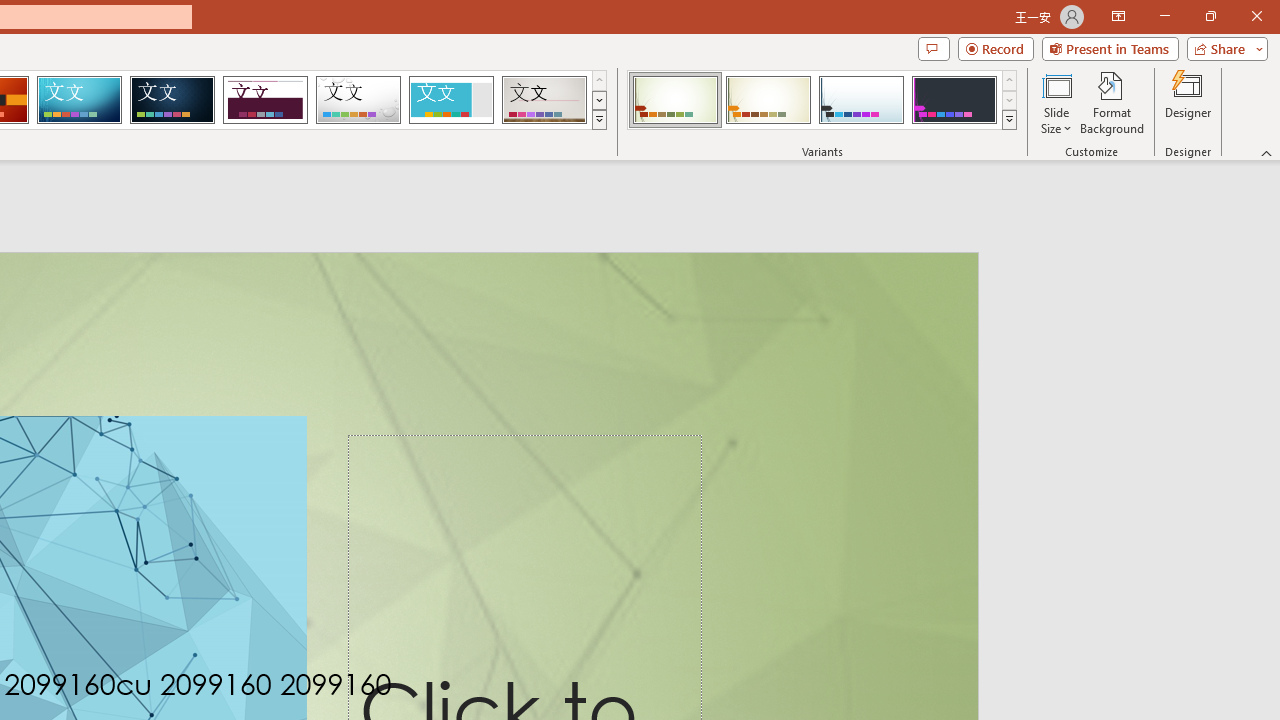 Image resolution: width=1280 pixels, height=720 pixels. Describe the element at coordinates (953, 100) in the screenshot. I see `'Wisp Variant 4'` at that location.